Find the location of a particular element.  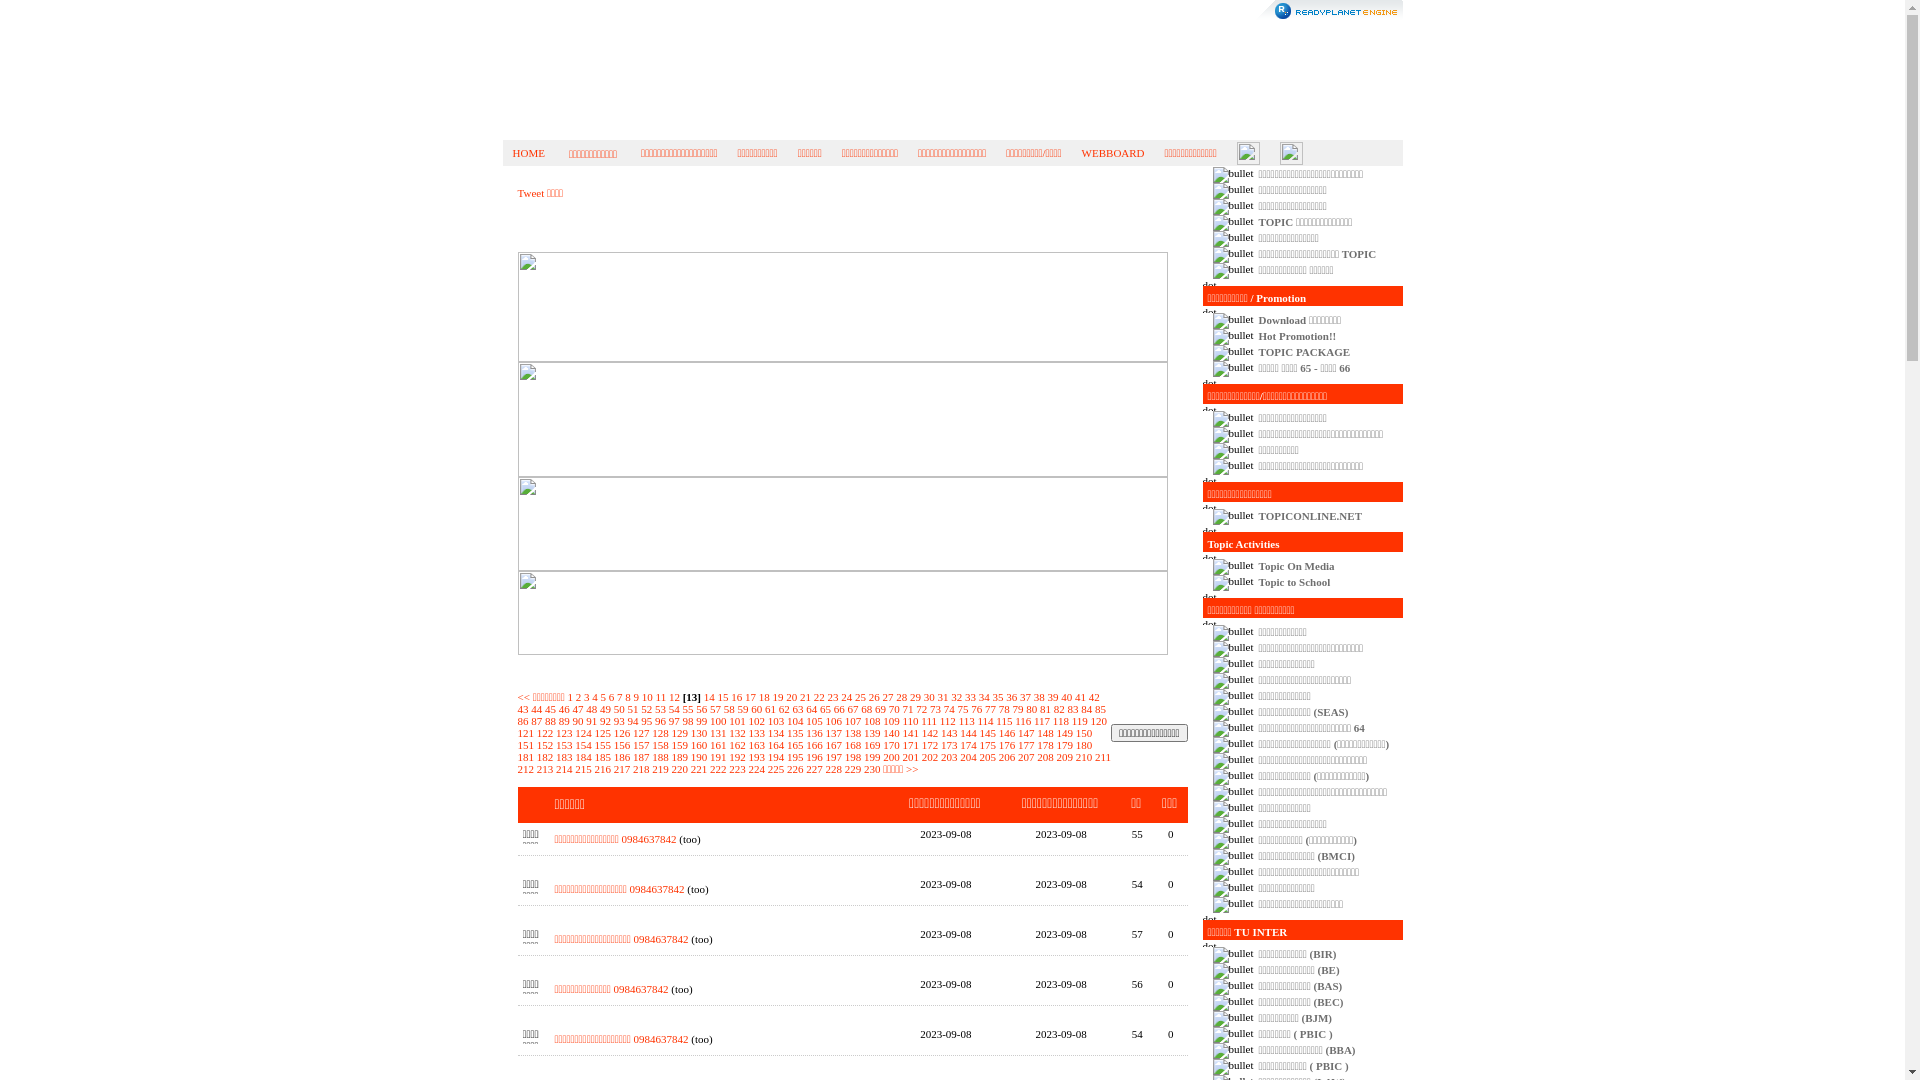

'76' is located at coordinates (976, 708).